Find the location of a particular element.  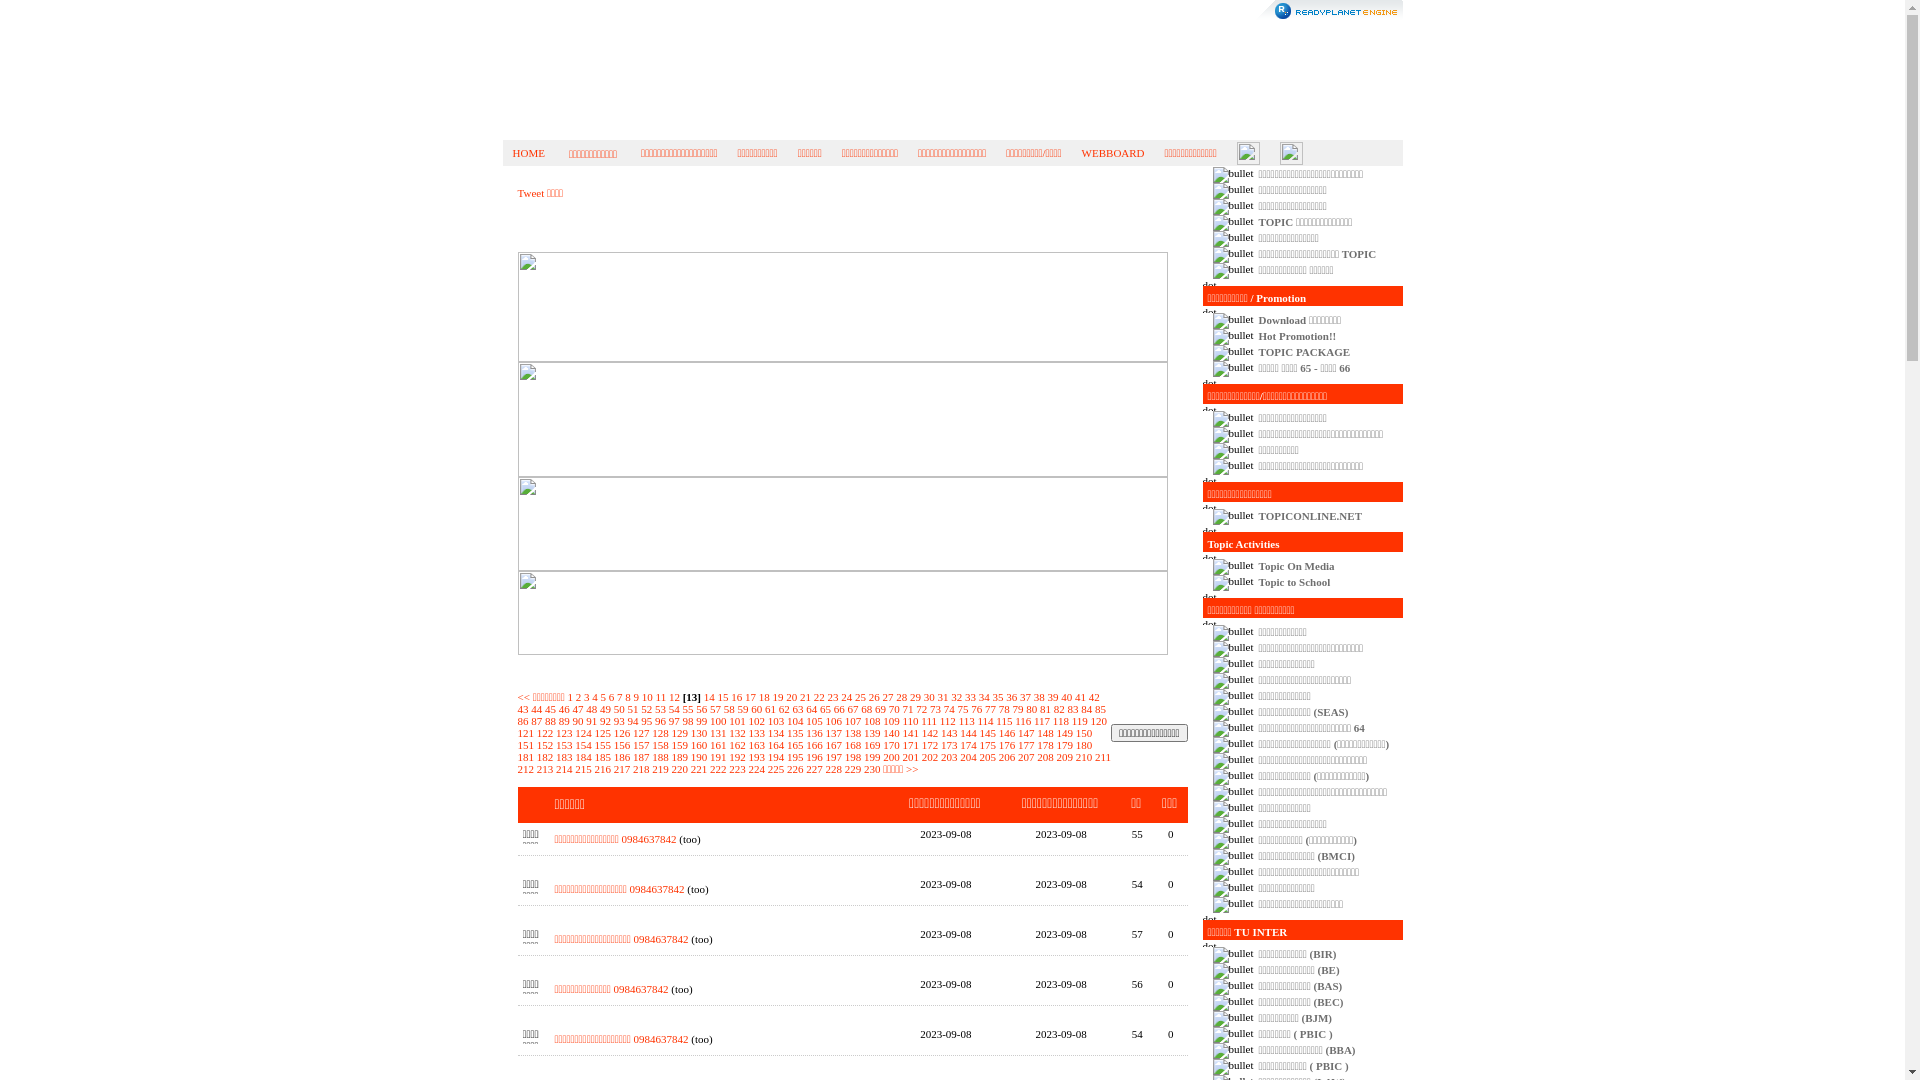

'76' is located at coordinates (976, 708).